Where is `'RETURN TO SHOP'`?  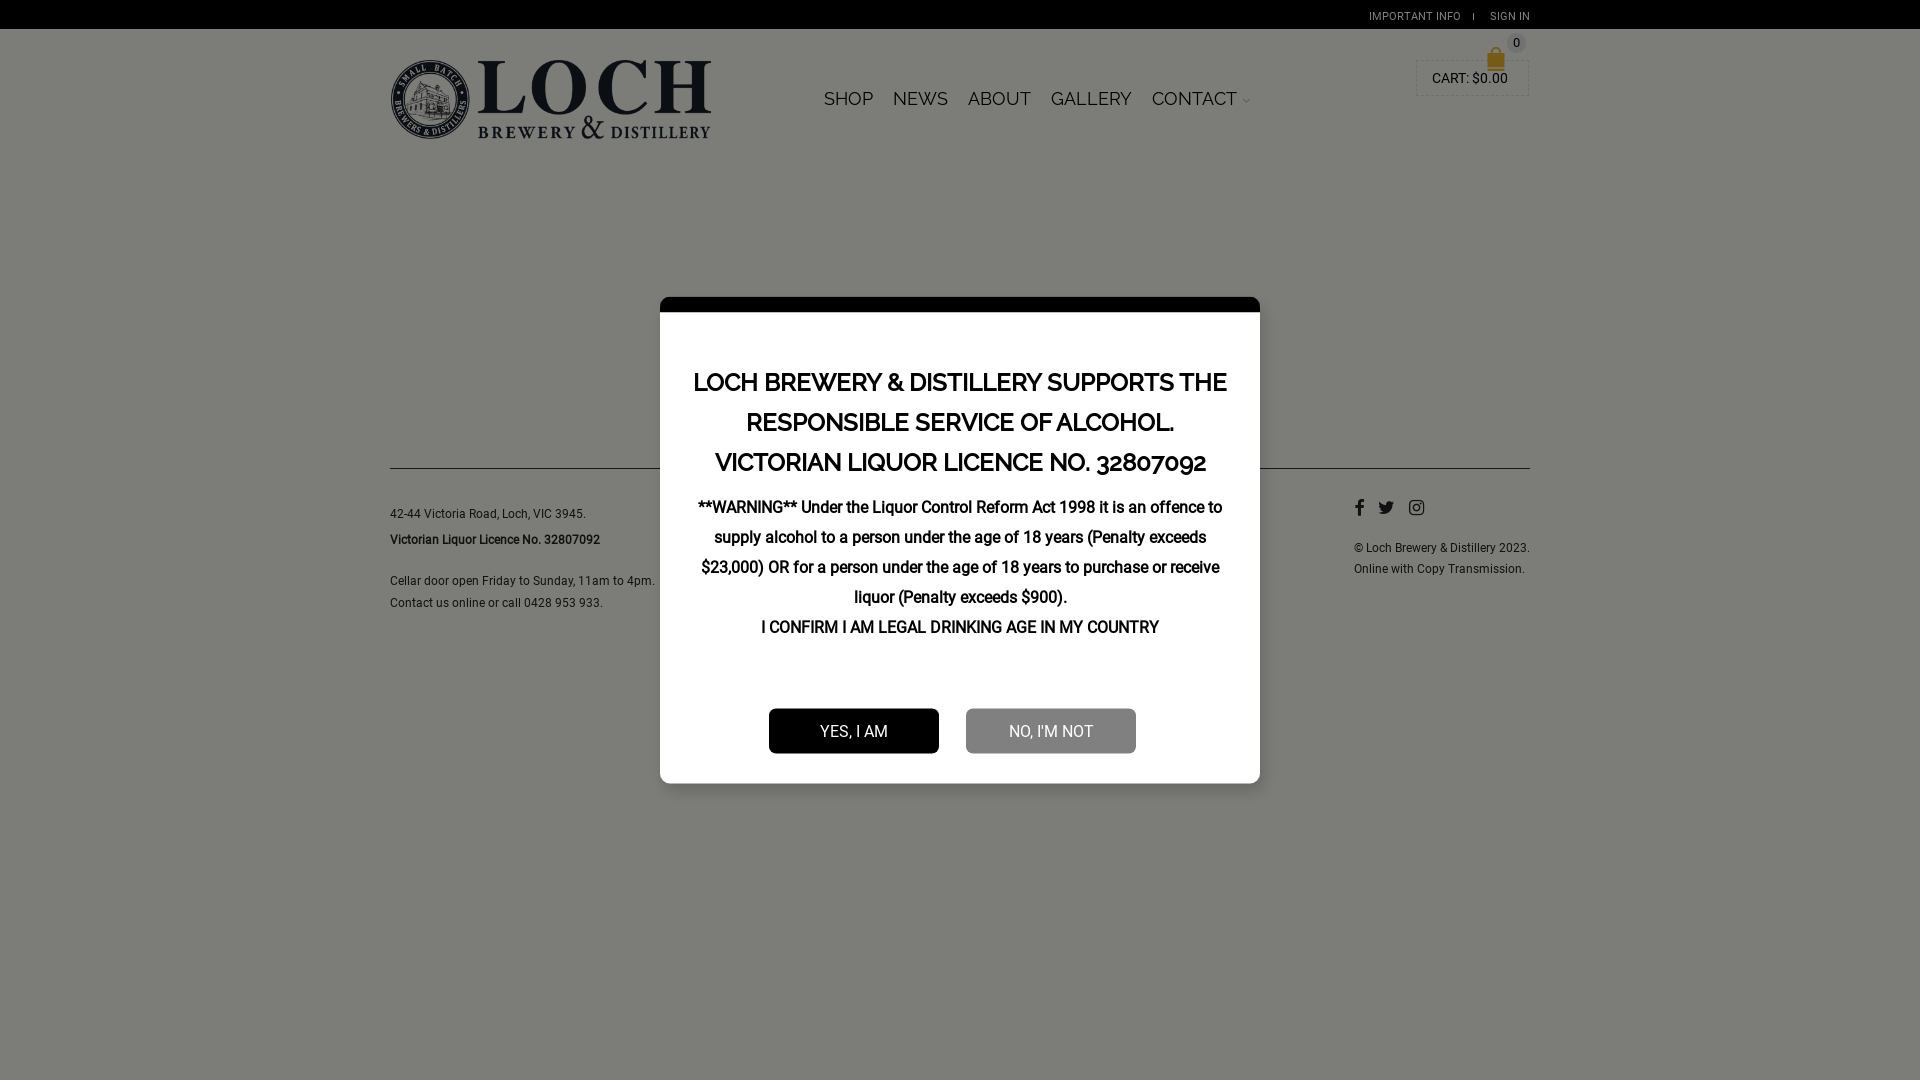
'RETURN TO SHOP' is located at coordinates (958, 378).